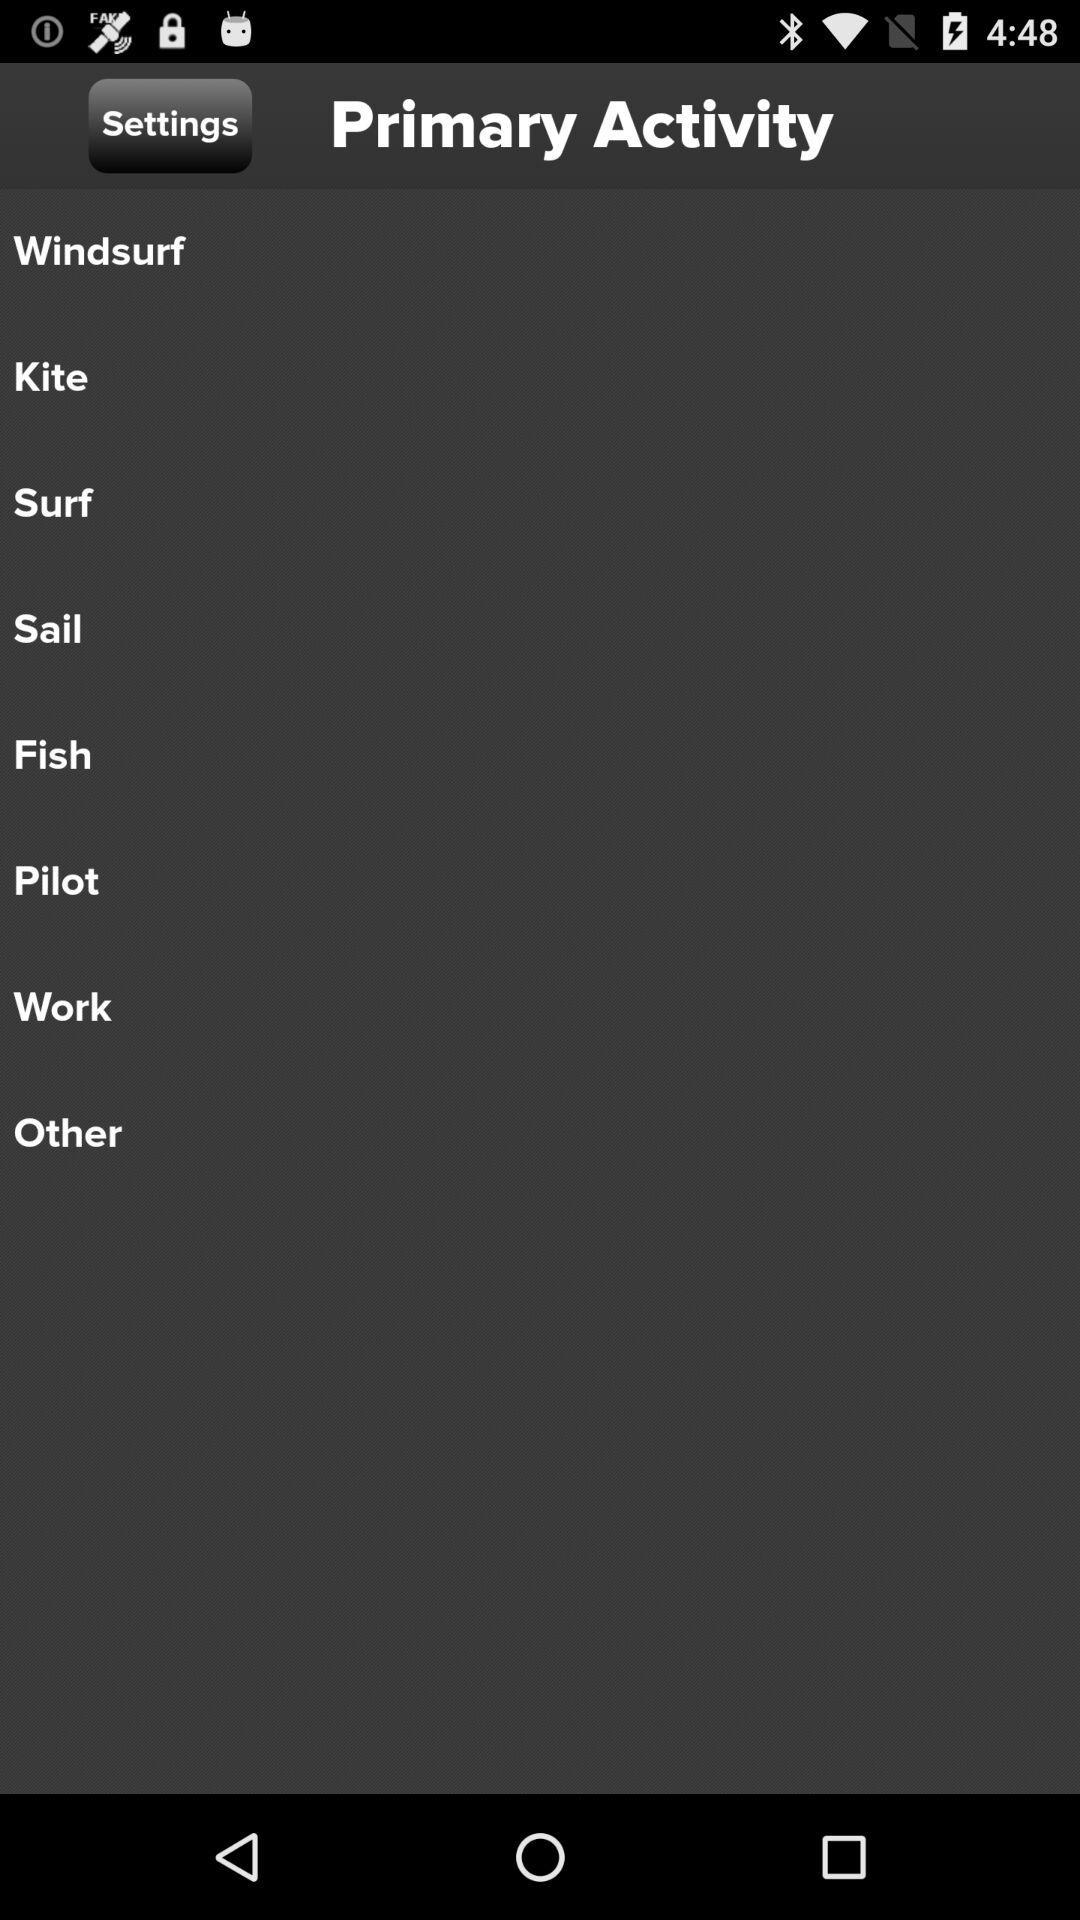  I want to click on the icon above other icon, so click(525, 1008).